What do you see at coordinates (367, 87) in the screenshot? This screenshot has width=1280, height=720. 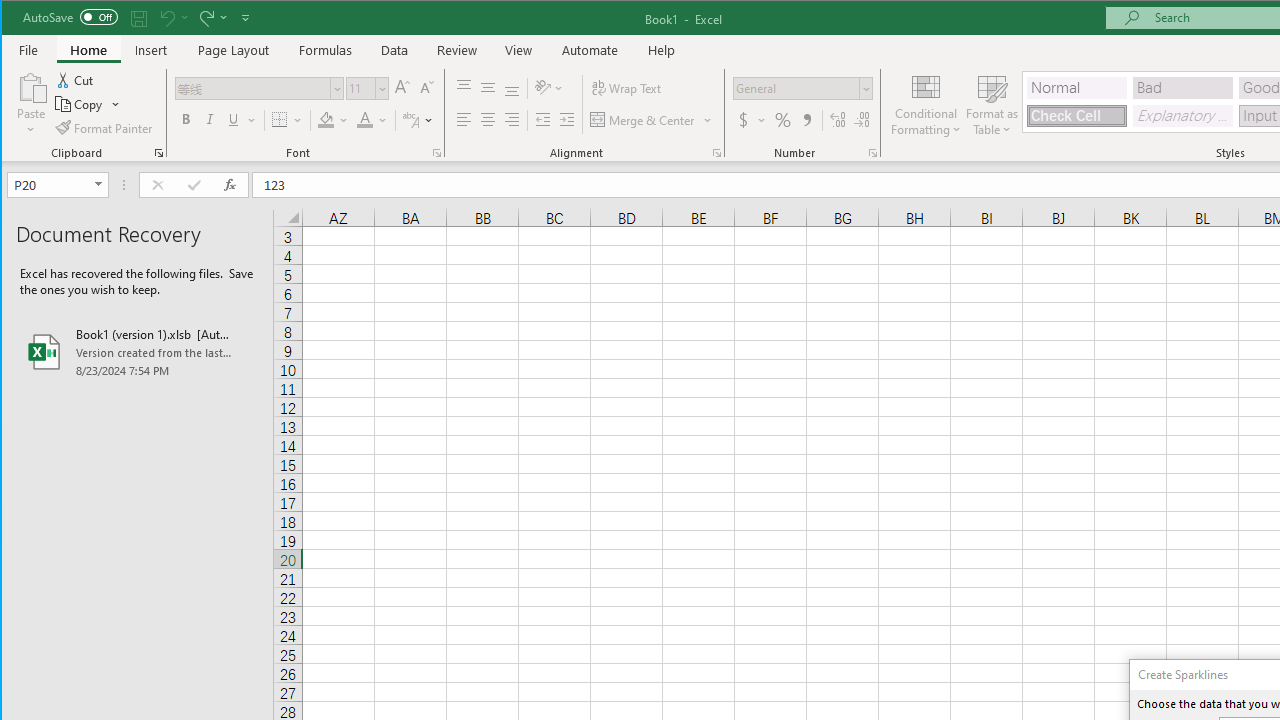 I see `'Font Size'` at bounding box center [367, 87].